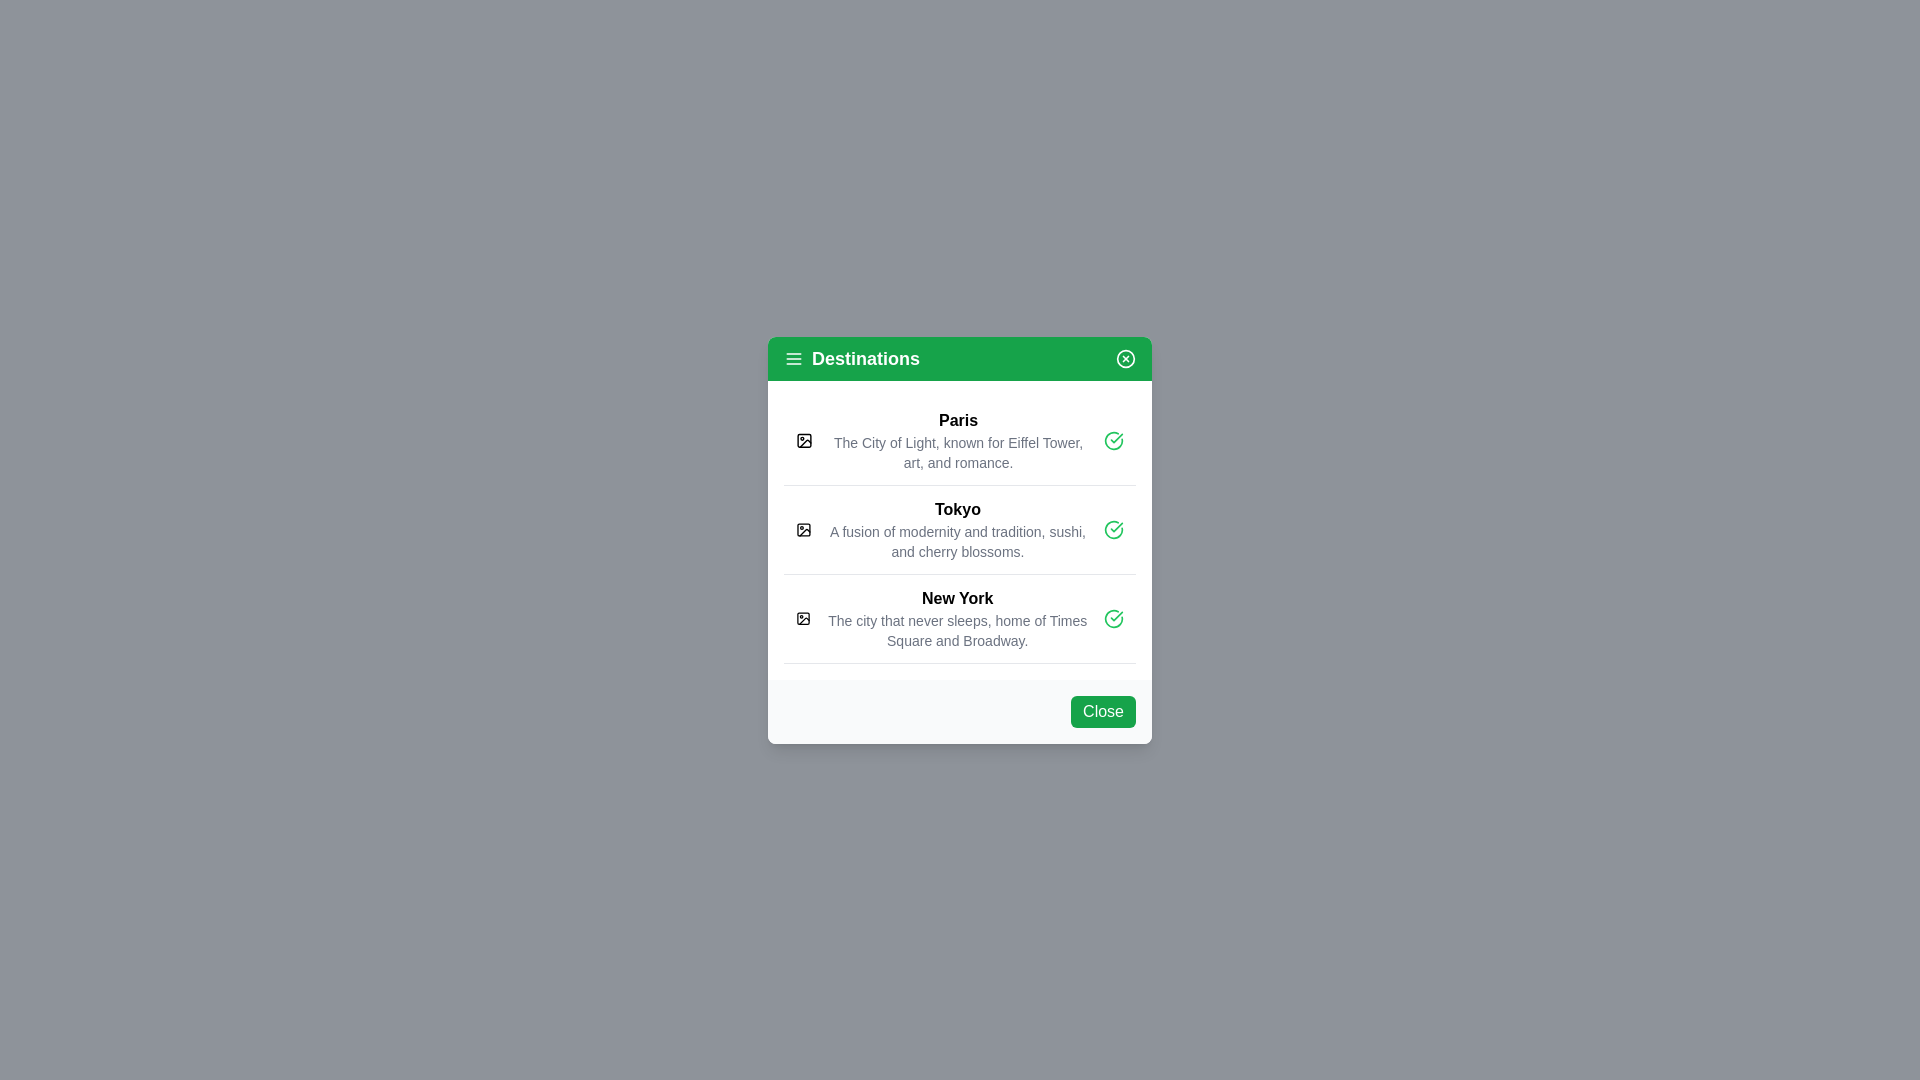 This screenshot has width=1920, height=1080. Describe the element at coordinates (866, 357) in the screenshot. I see `the Text Label that indicates the purpose or content of the popup, located centrally within the header at the top of the interface, right of the menu icon and left of the close button` at that location.